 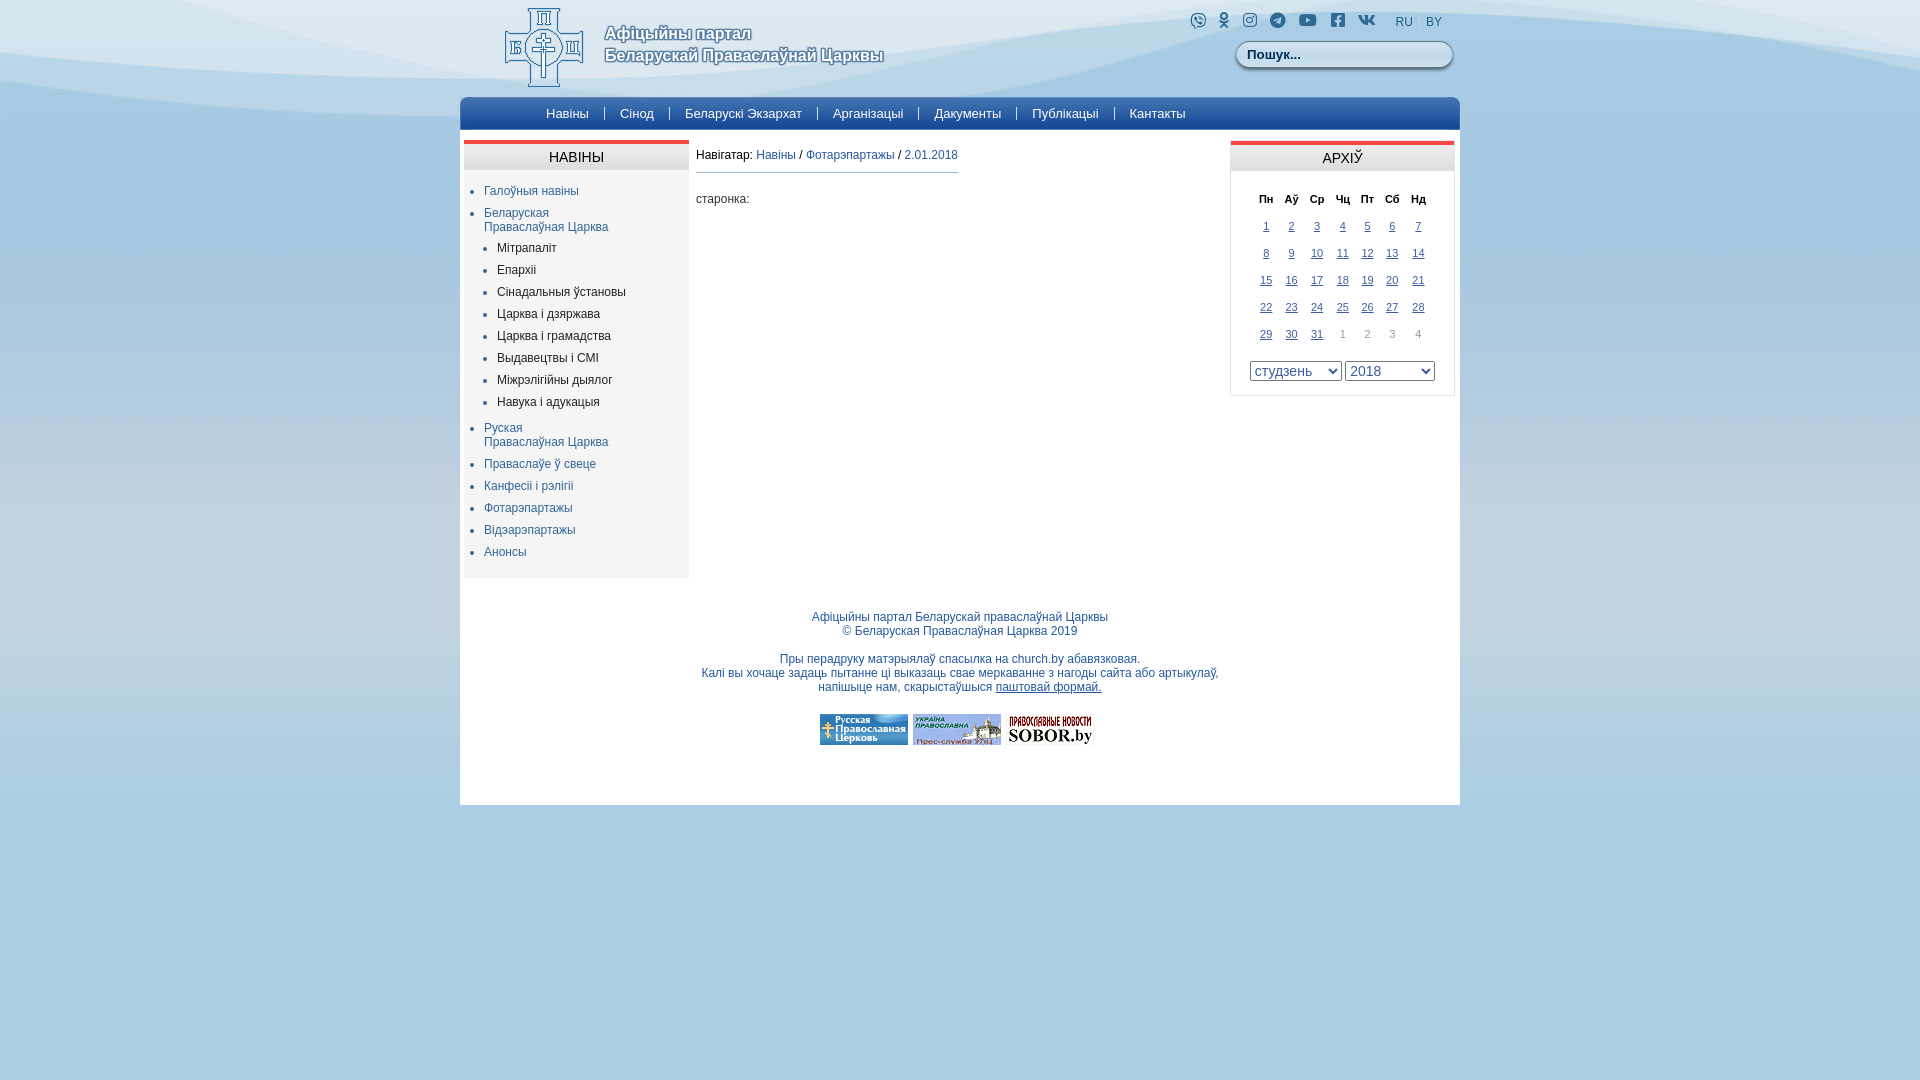 I want to click on '26', so click(x=1366, y=305).